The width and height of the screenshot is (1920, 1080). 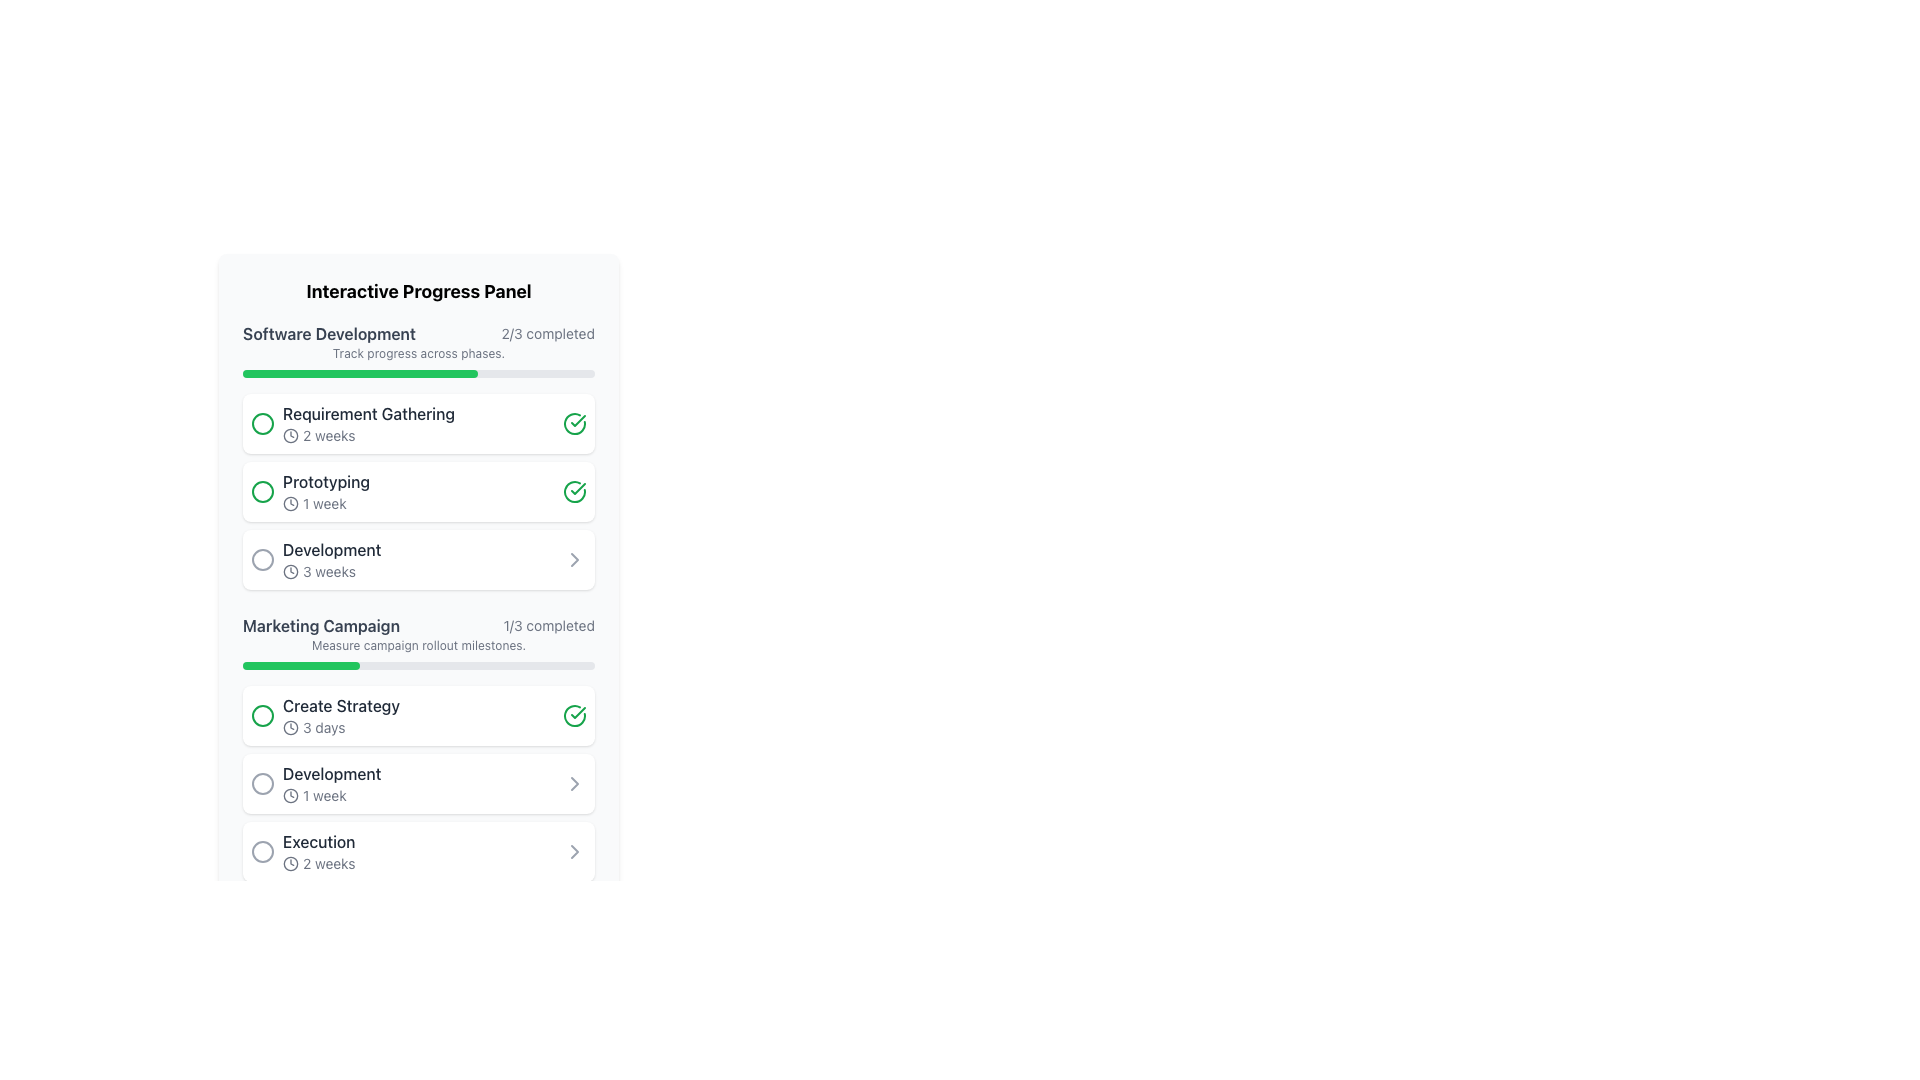 I want to click on text content from the Text Label with Icon located beneath the 'Prototyping' task label in the Software Development section, so click(x=326, y=503).